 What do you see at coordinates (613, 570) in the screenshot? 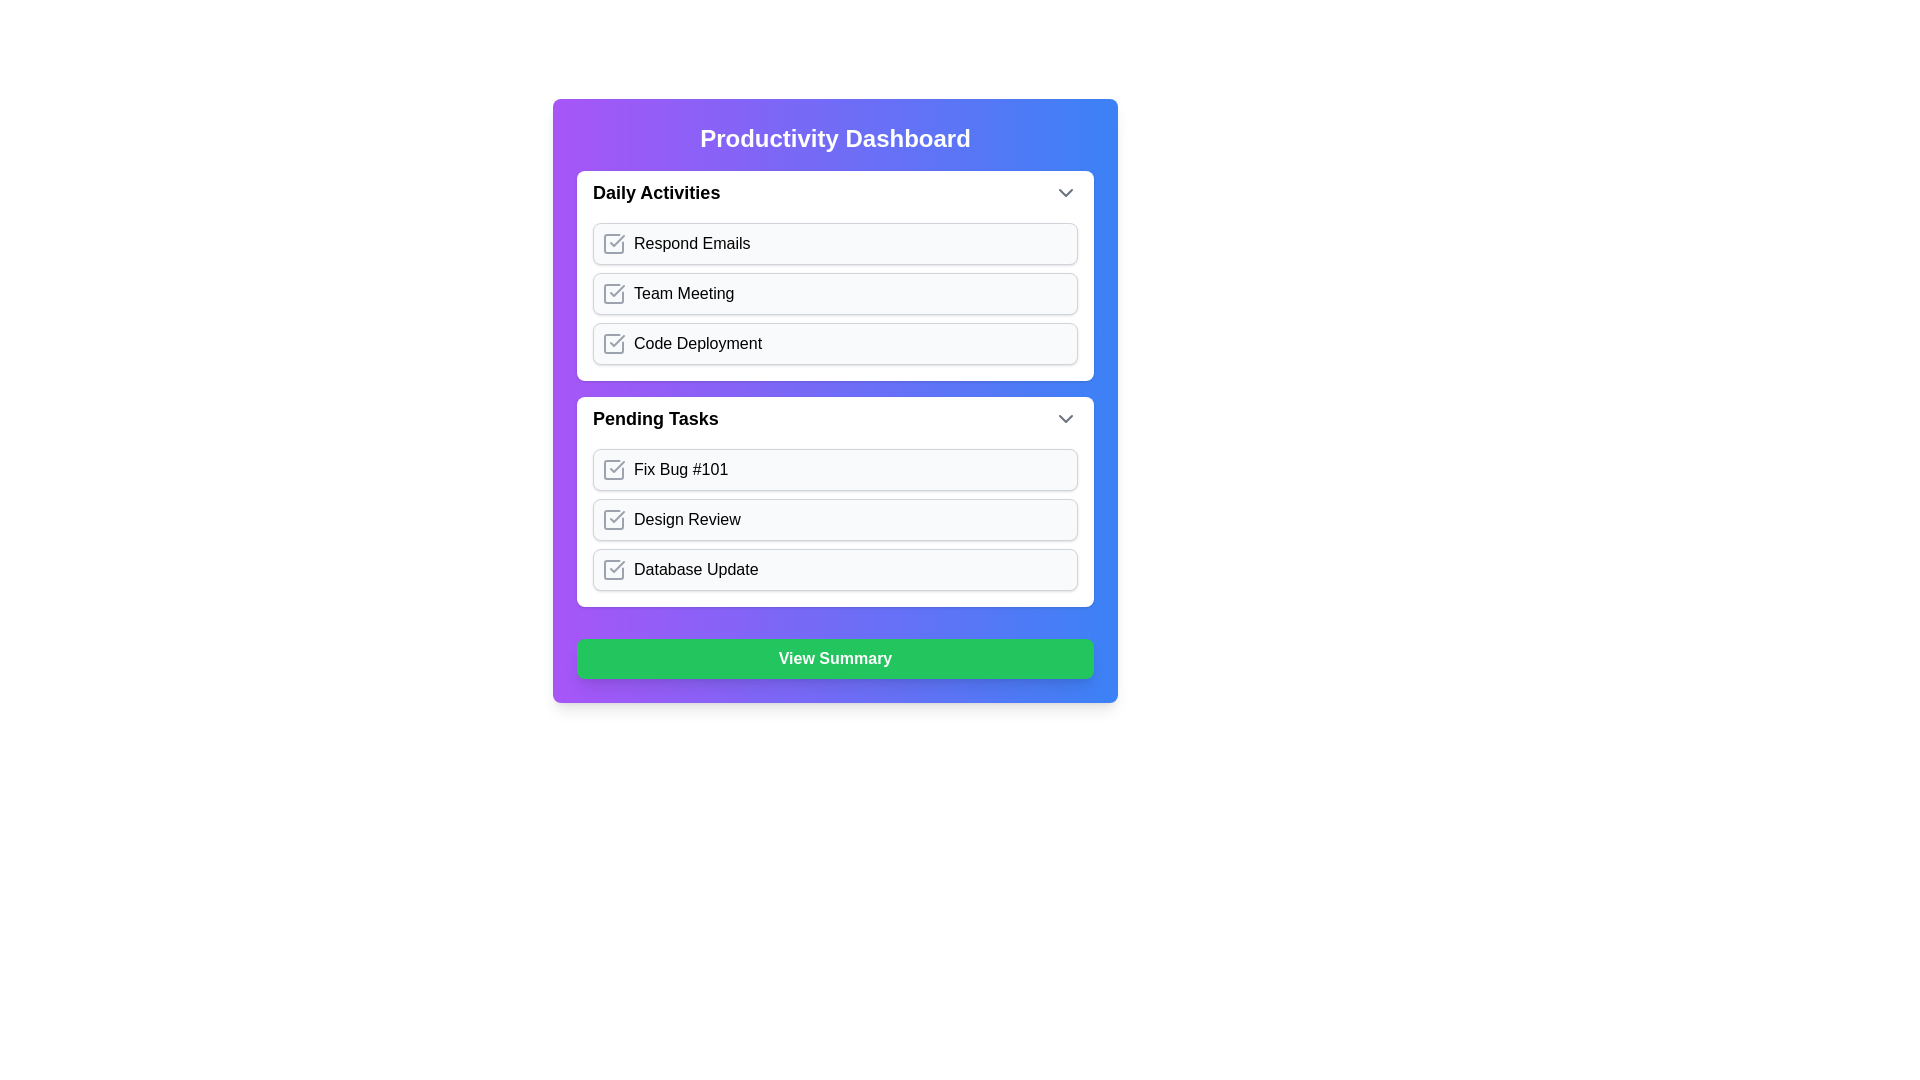
I see `the completion status icon located to the left of the 'Database Update' text, which is part of the third item in the 'Pending Tasks' list` at bounding box center [613, 570].